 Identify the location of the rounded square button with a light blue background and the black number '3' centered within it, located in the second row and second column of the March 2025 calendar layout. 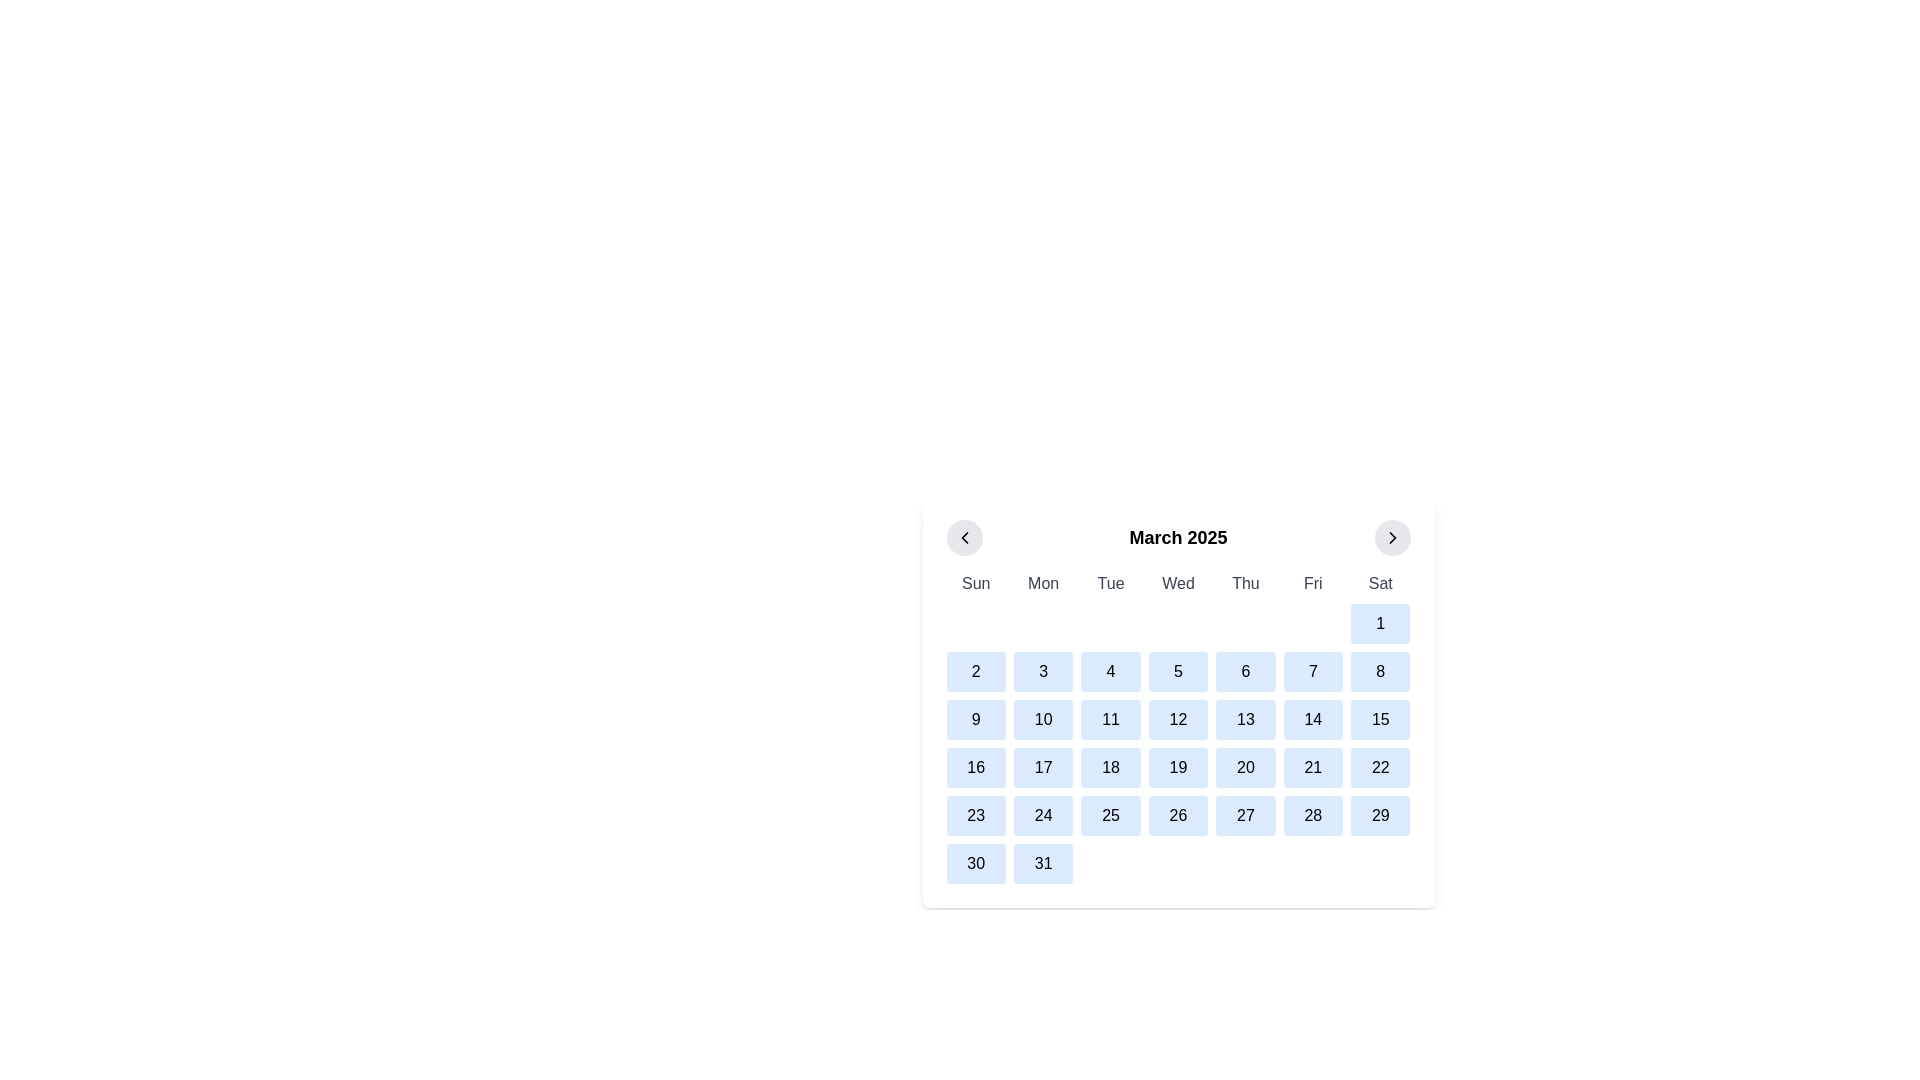
(1042, 671).